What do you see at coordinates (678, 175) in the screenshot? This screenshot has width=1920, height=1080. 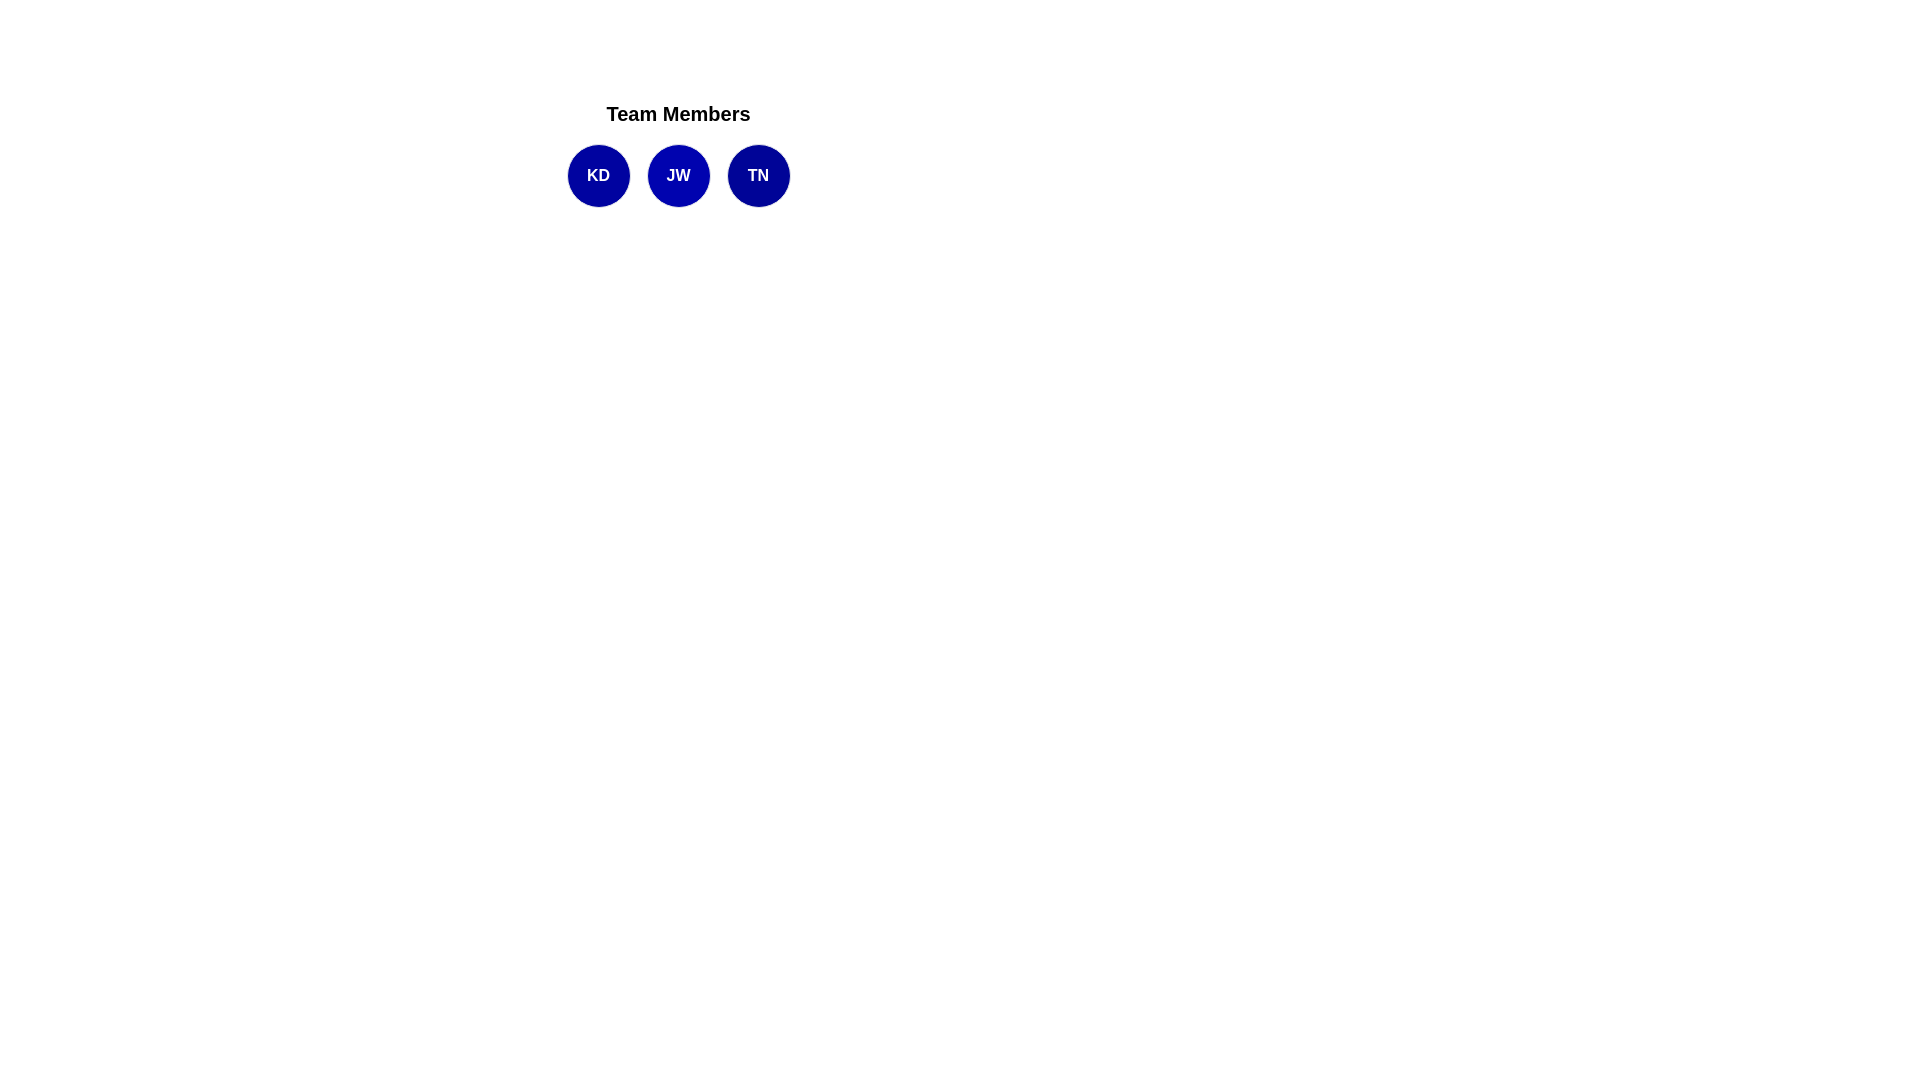 I see `the central text displaying 'JW' in bold white font, which is located in the second blue circular icon beneath the 'Team Members' header` at bounding box center [678, 175].